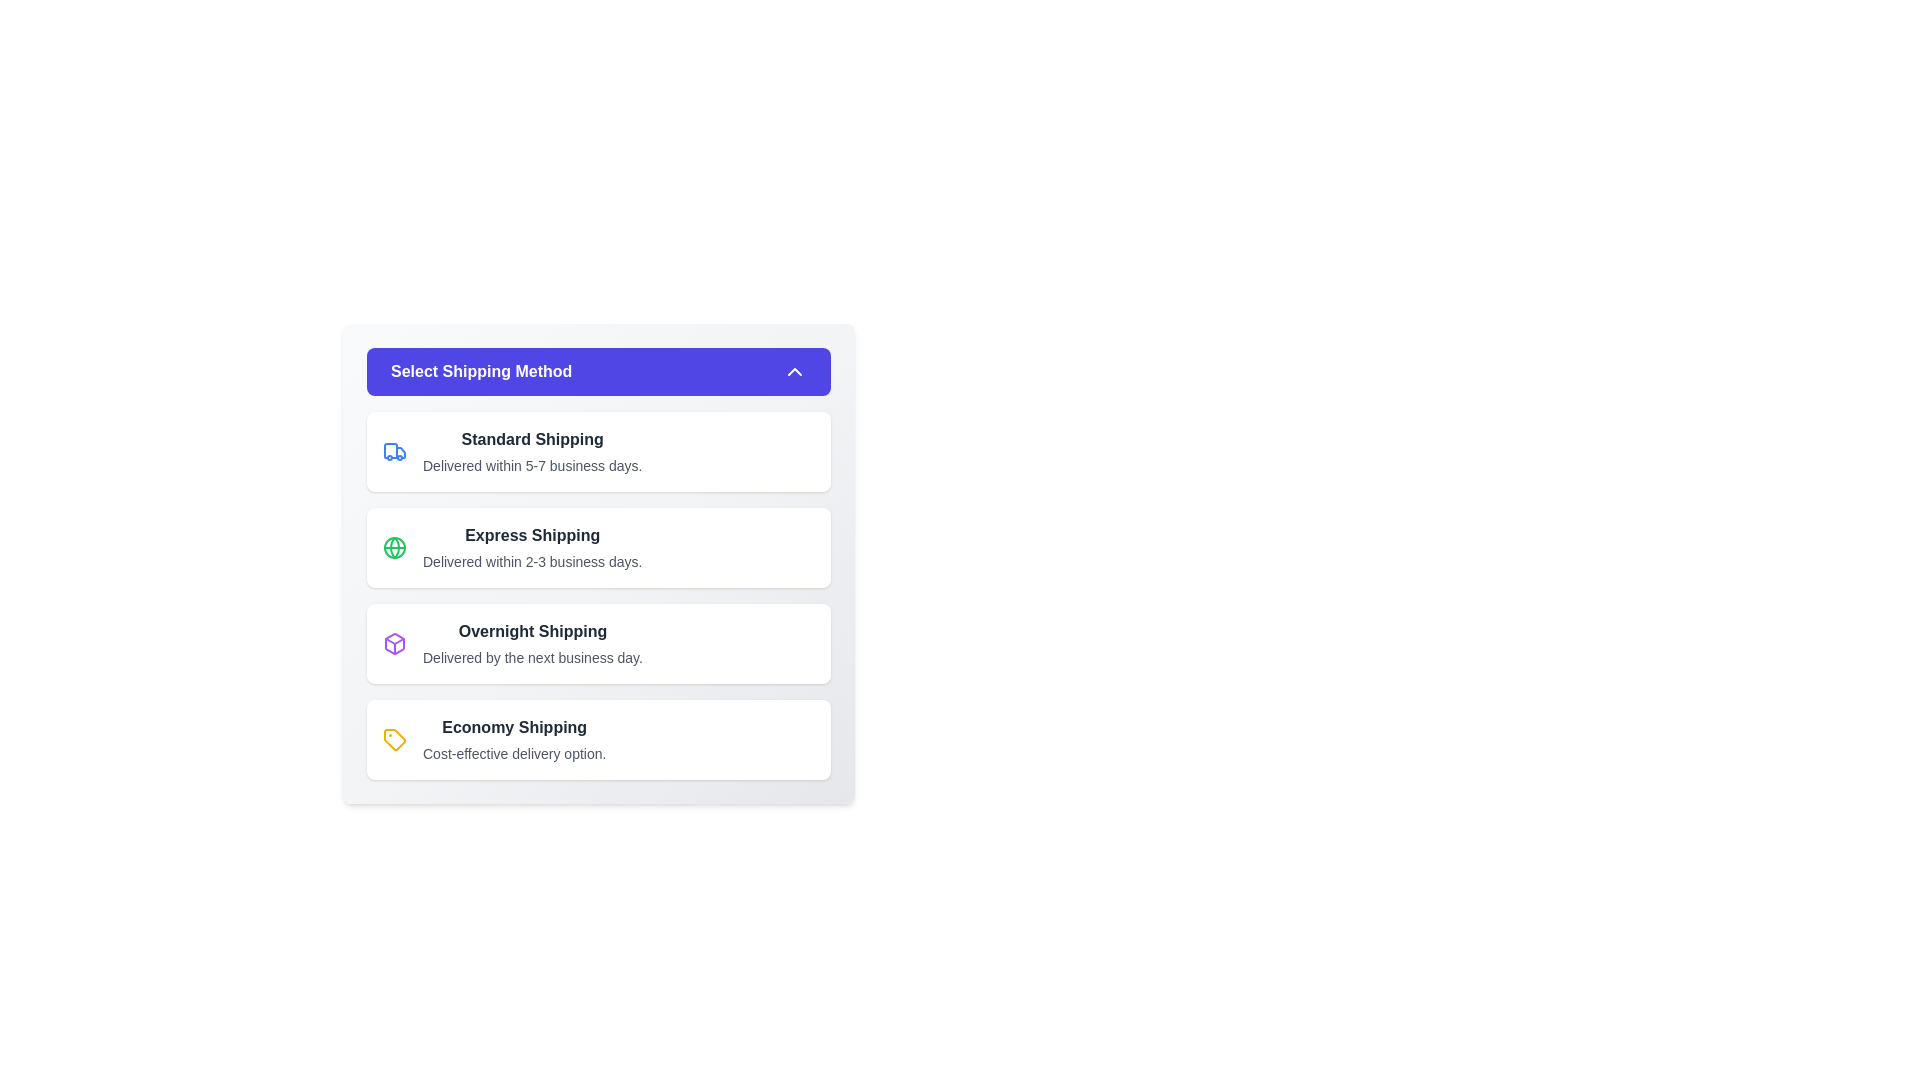 The width and height of the screenshot is (1920, 1080). Describe the element at coordinates (400, 452) in the screenshot. I see `the stylized blue truck icon representing the 'Standard Shipping' option in the graphical interface` at that location.